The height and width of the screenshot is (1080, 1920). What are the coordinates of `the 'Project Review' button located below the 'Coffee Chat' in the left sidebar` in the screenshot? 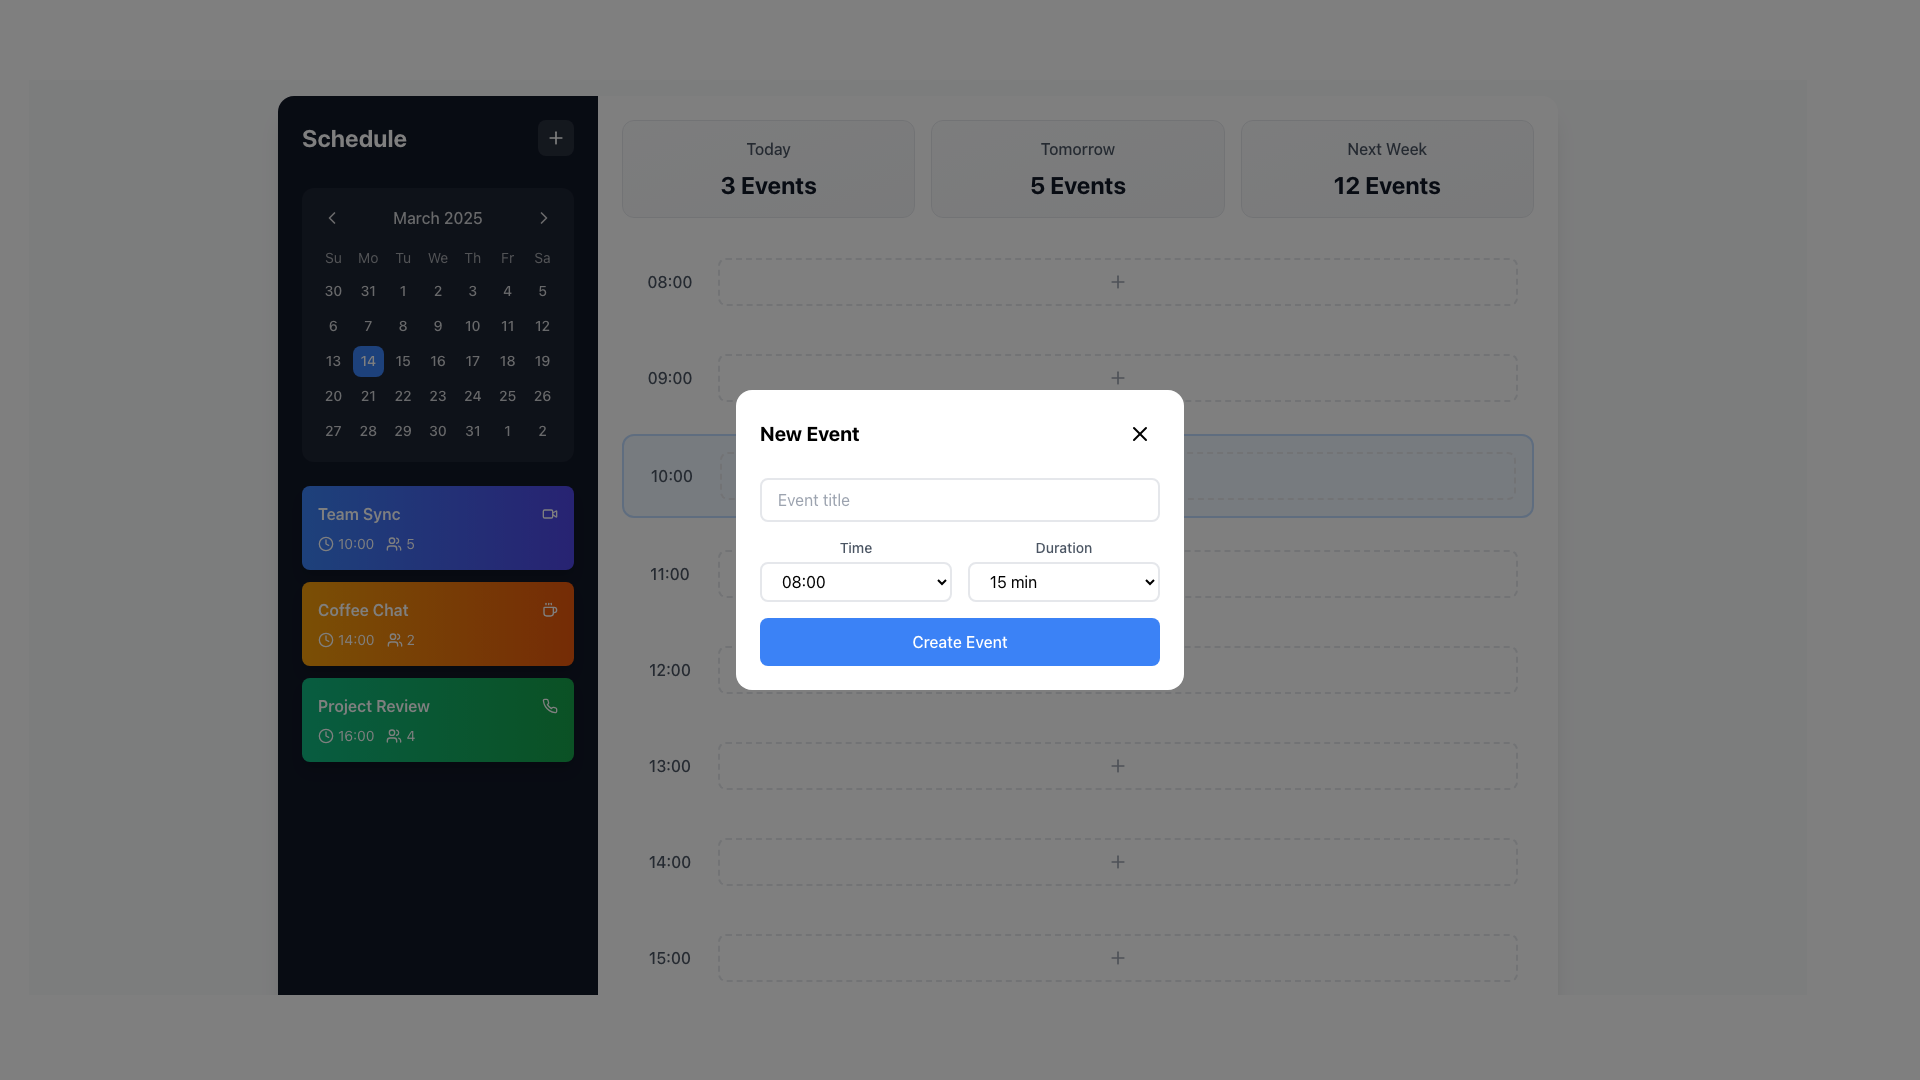 It's located at (436, 720).